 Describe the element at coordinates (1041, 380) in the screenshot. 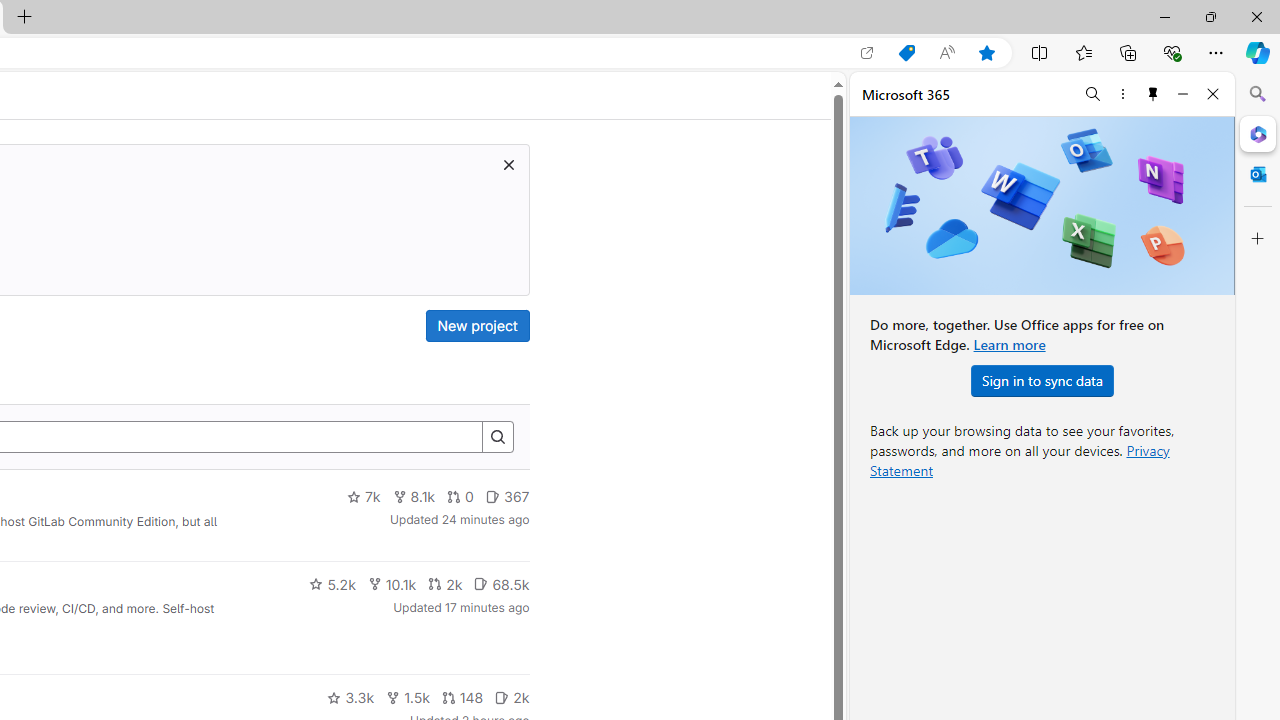

I see `'Sign in to sync data'` at that location.